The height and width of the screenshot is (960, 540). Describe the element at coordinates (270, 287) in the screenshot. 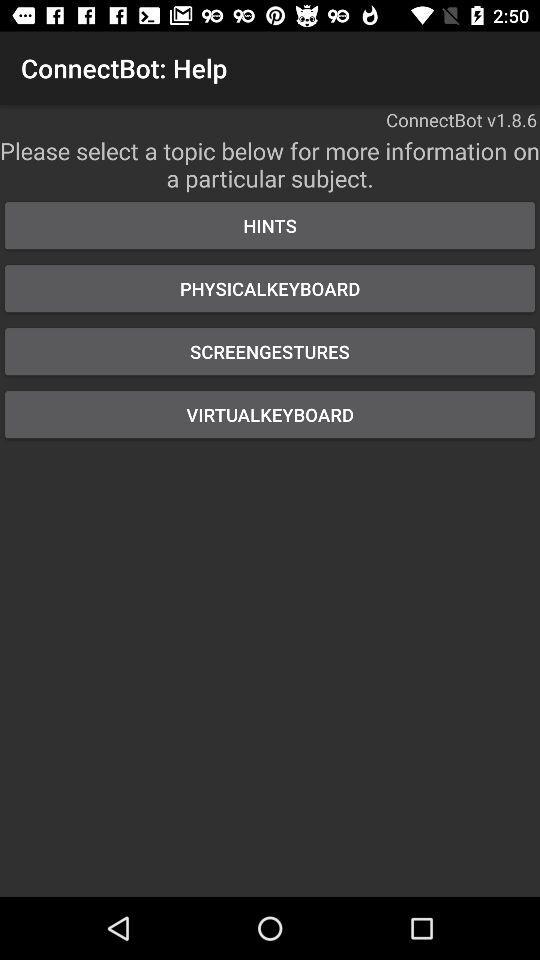

I see `the icon above screengestures` at that location.